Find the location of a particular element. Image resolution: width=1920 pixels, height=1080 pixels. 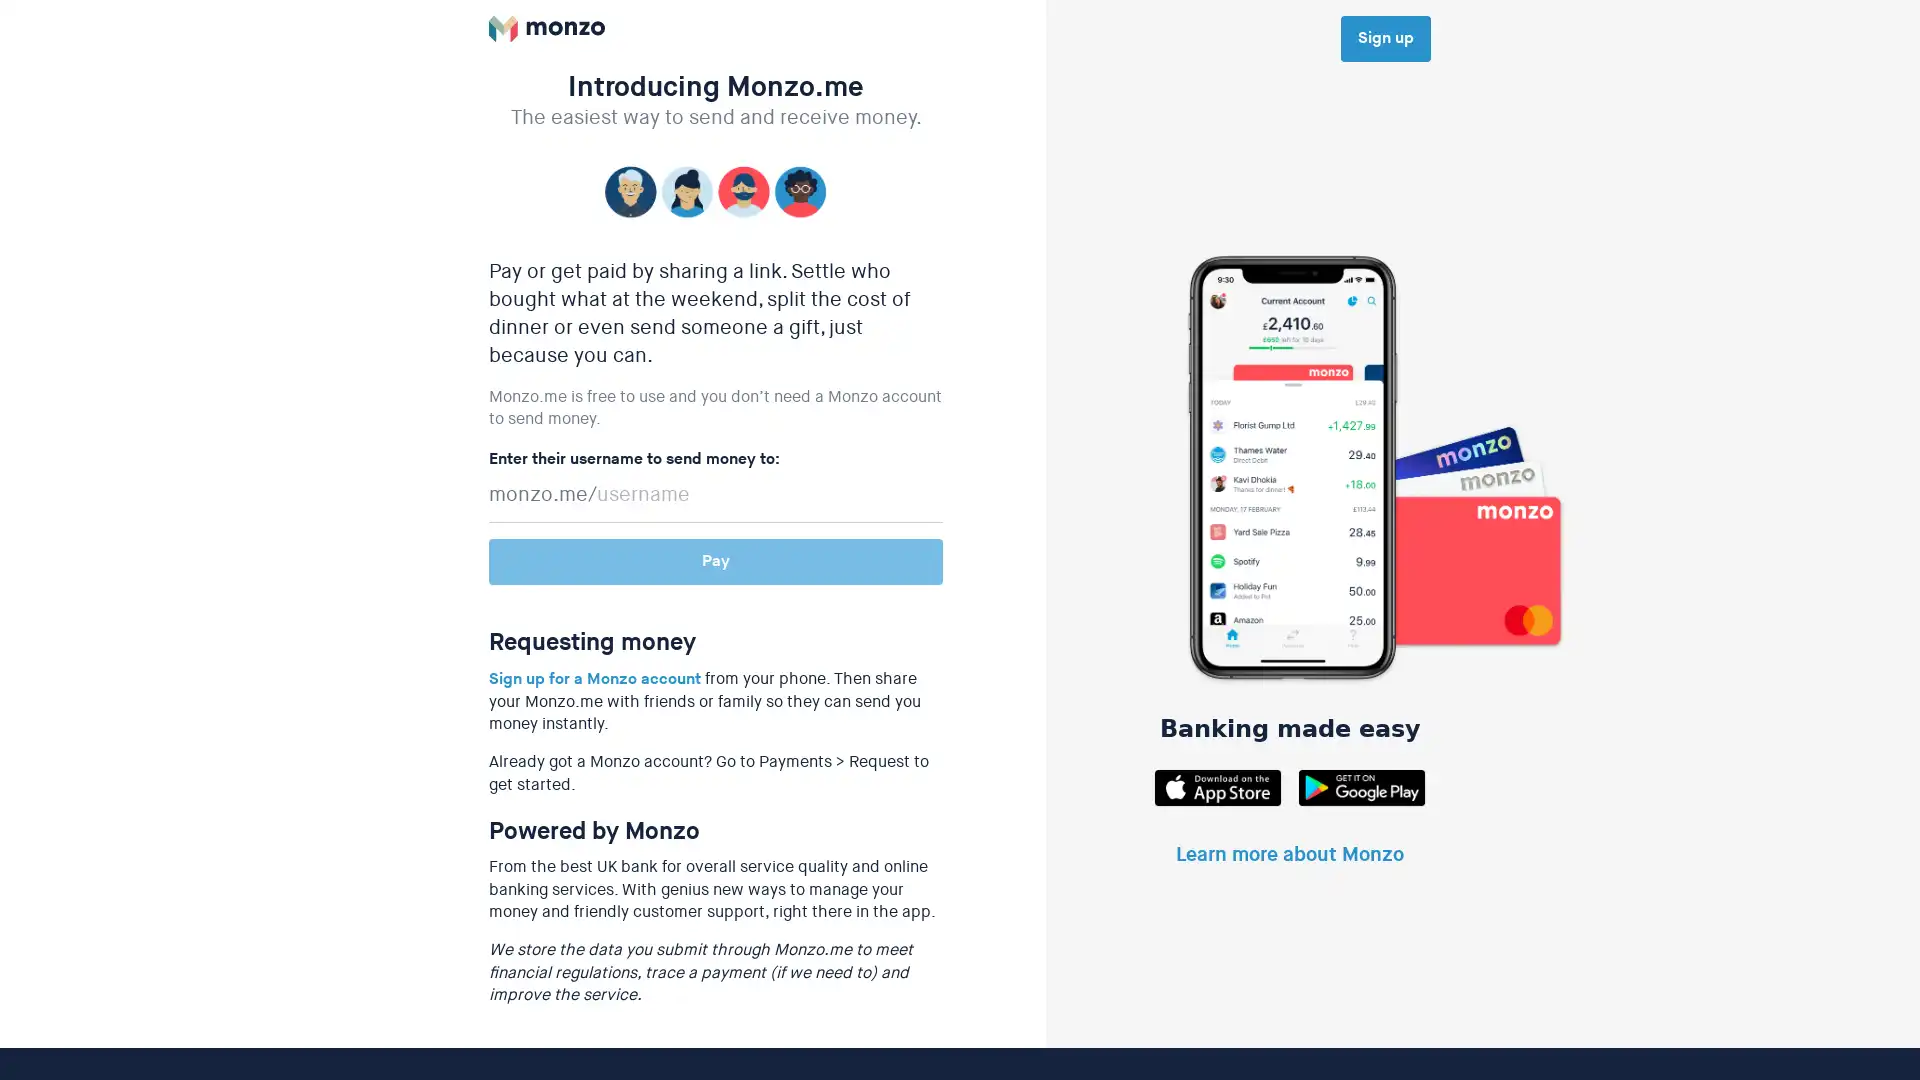

Pay is located at coordinates (715, 562).